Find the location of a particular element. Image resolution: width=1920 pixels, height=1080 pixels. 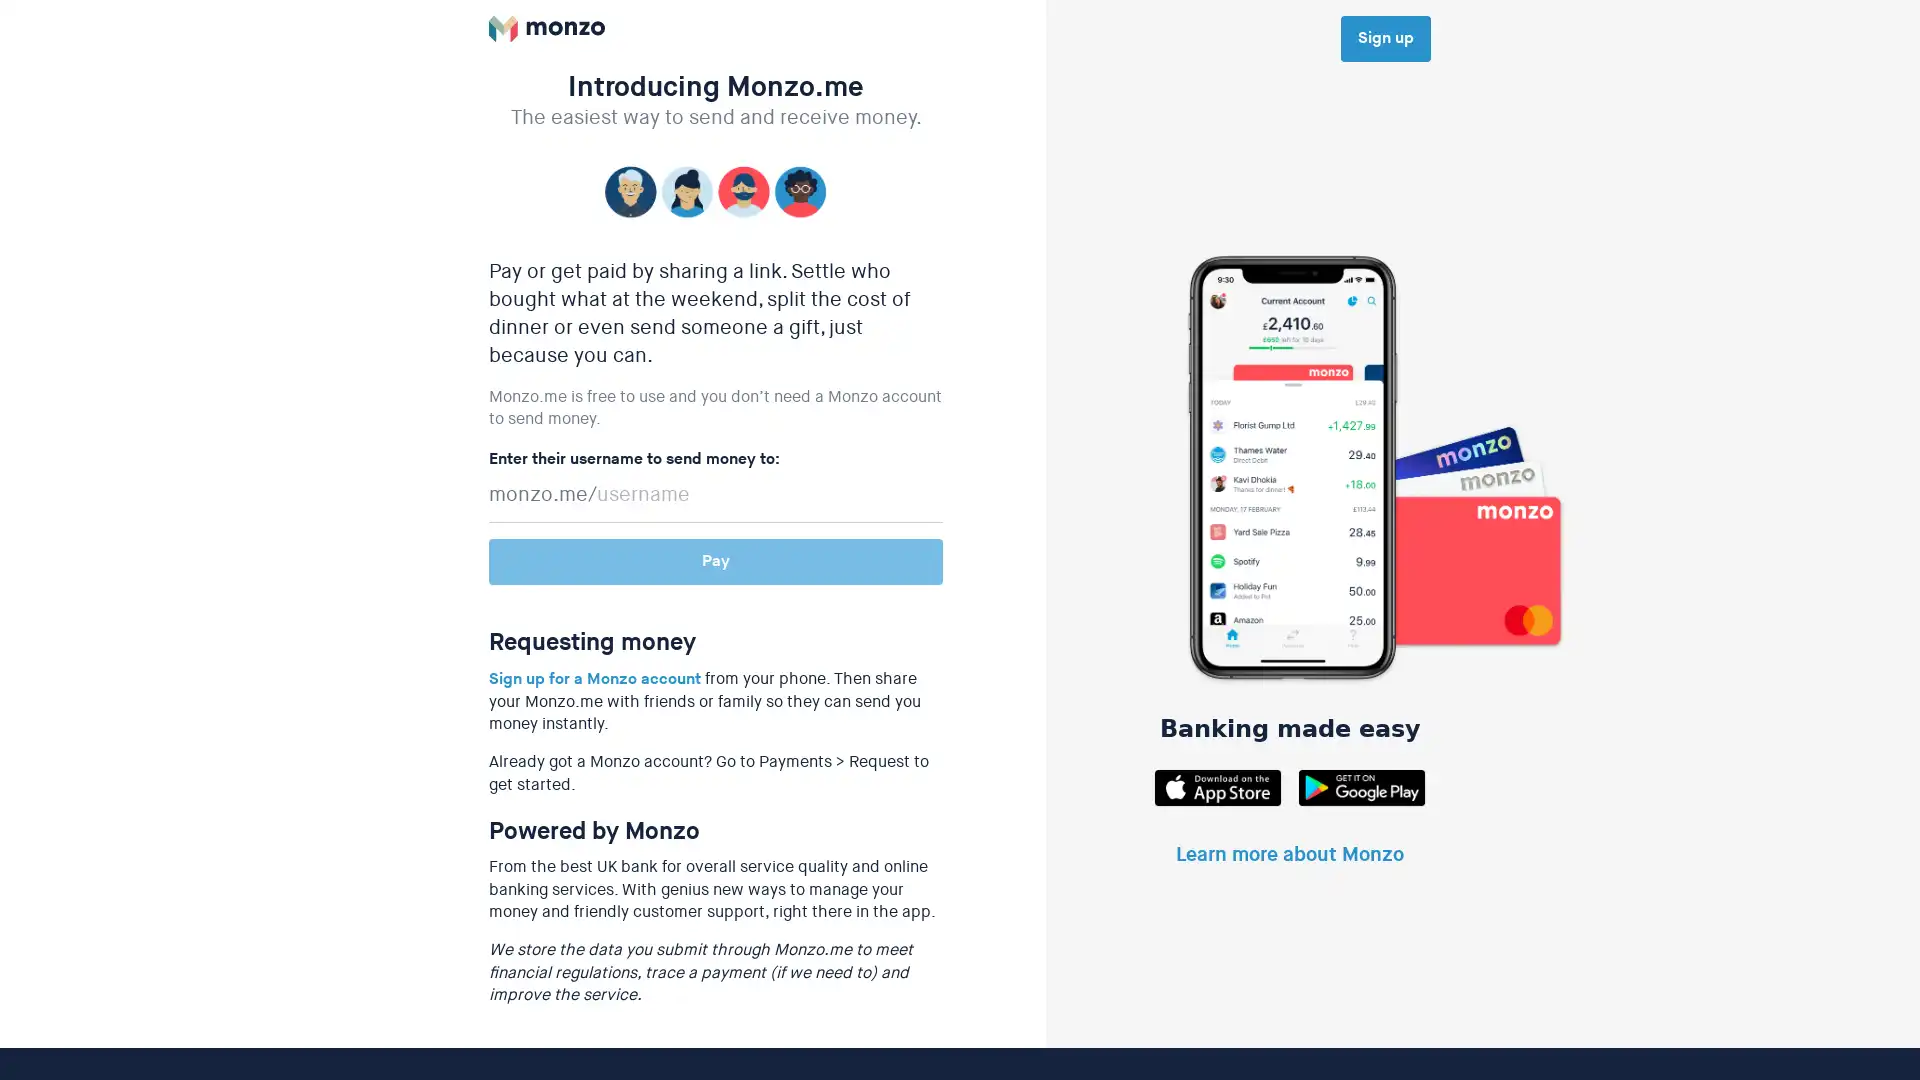

Pay is located at coordinates (715, 562).